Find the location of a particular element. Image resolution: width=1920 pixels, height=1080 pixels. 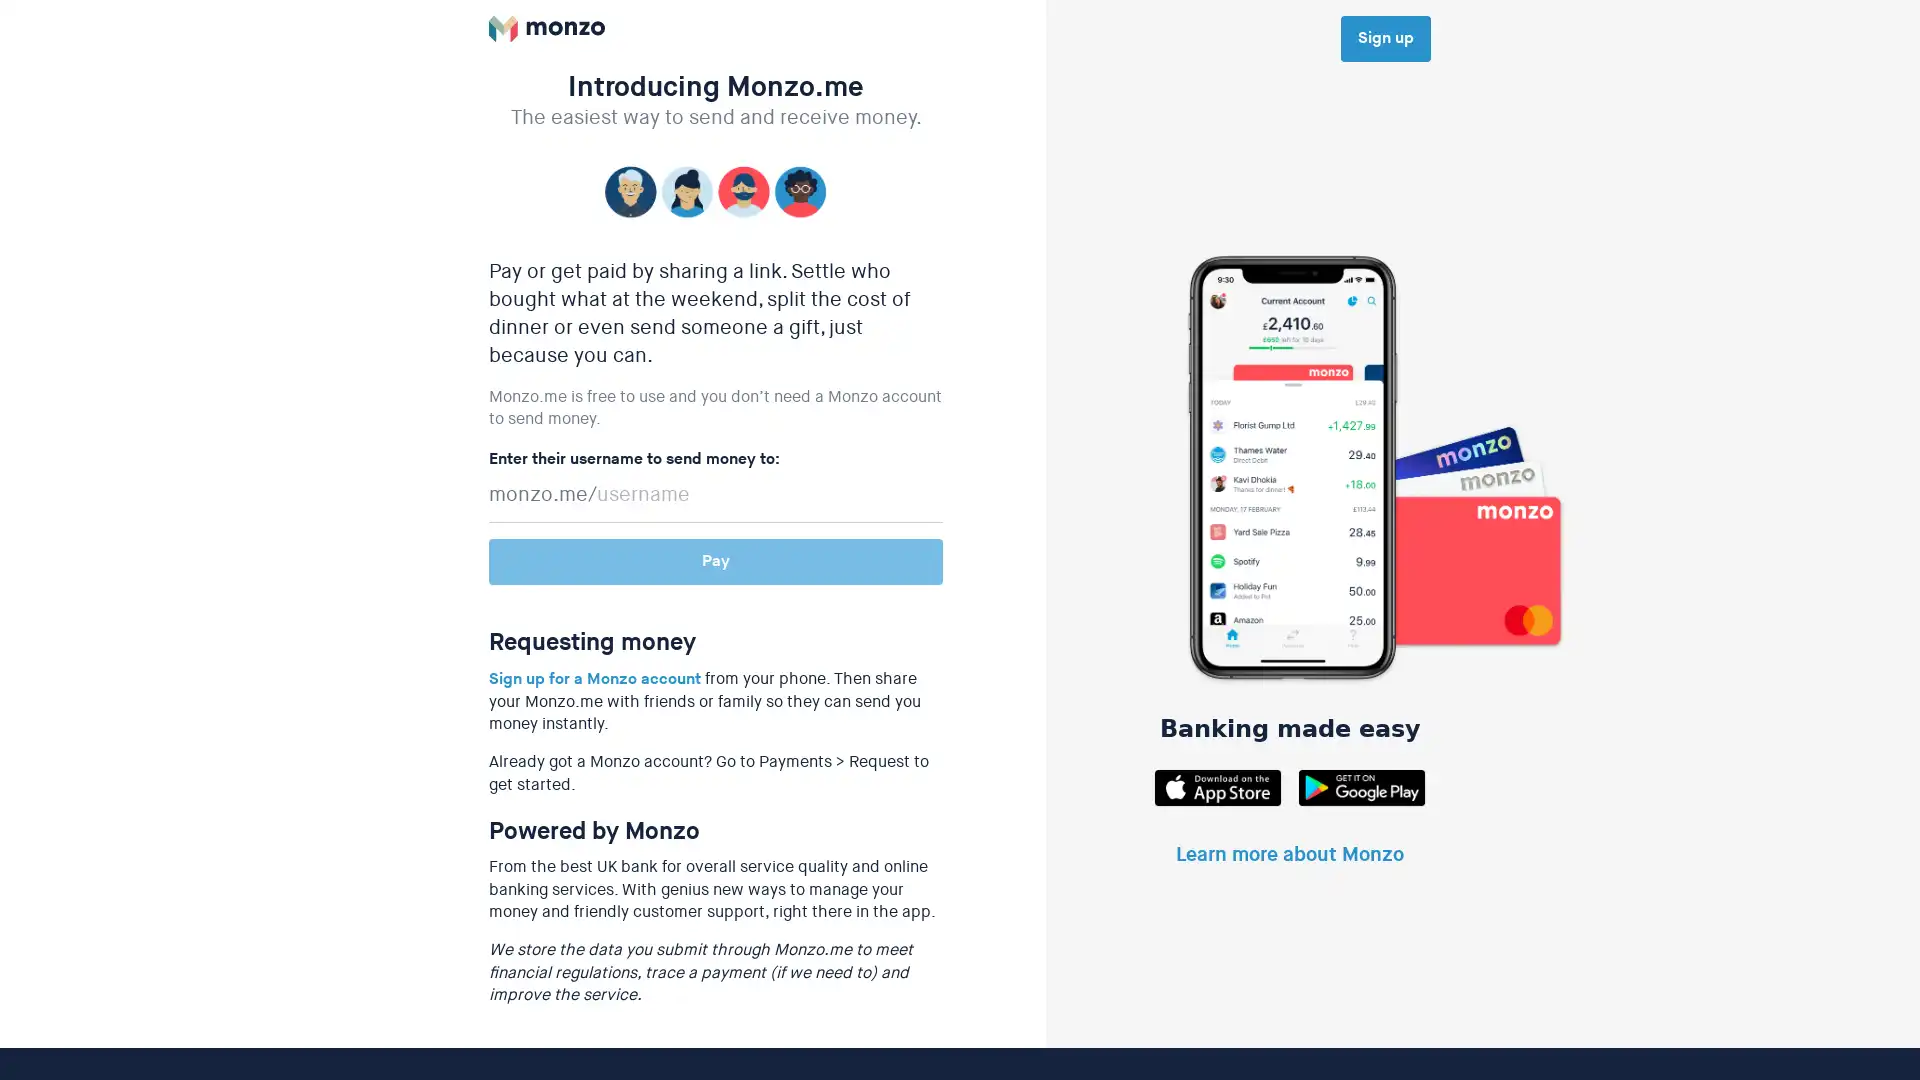

Pay is located at coordinates (715, 562).